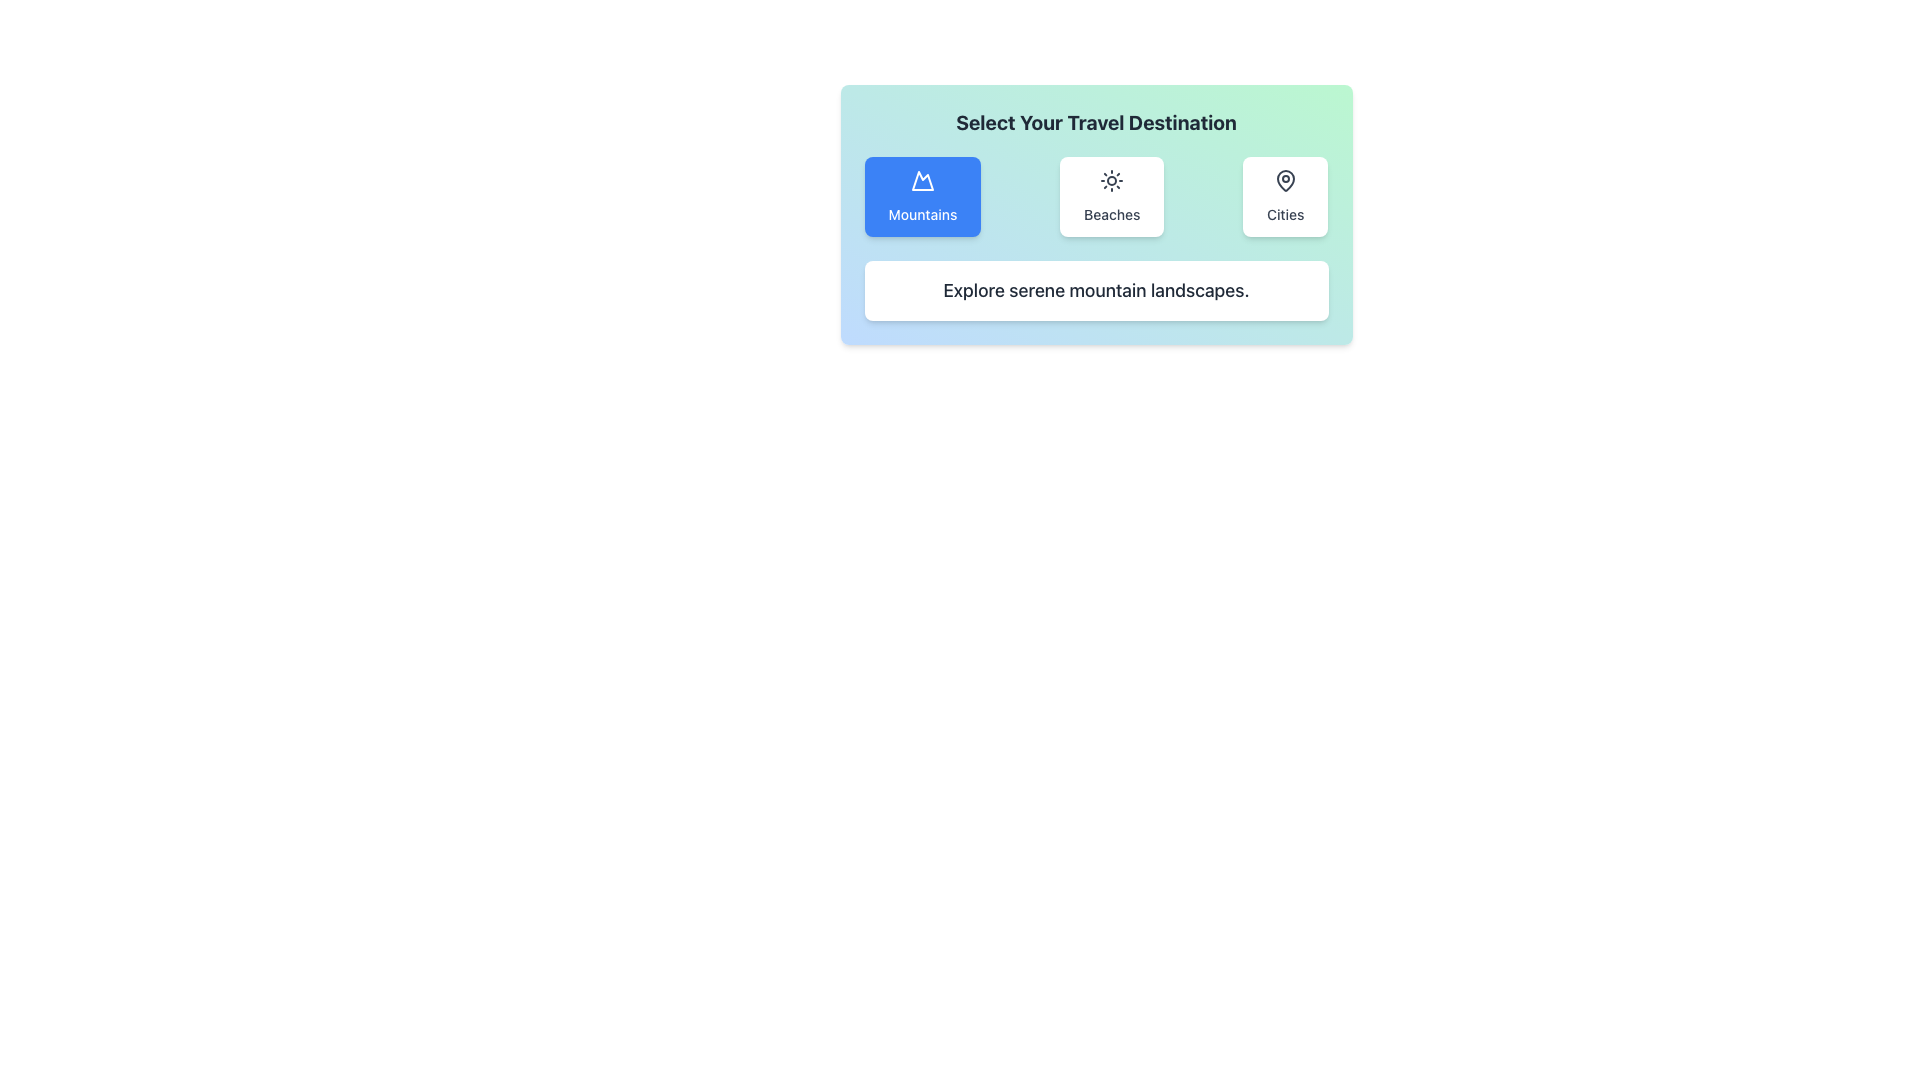 Image resolution: width=1920 pixels, height=1080 pixels. I want to click on descriptive text at the bottom of the travel destinations selection card, which contains buttons for 'Mountains,' 'Beaches,' and 'Cities.', so click(1095, 215).